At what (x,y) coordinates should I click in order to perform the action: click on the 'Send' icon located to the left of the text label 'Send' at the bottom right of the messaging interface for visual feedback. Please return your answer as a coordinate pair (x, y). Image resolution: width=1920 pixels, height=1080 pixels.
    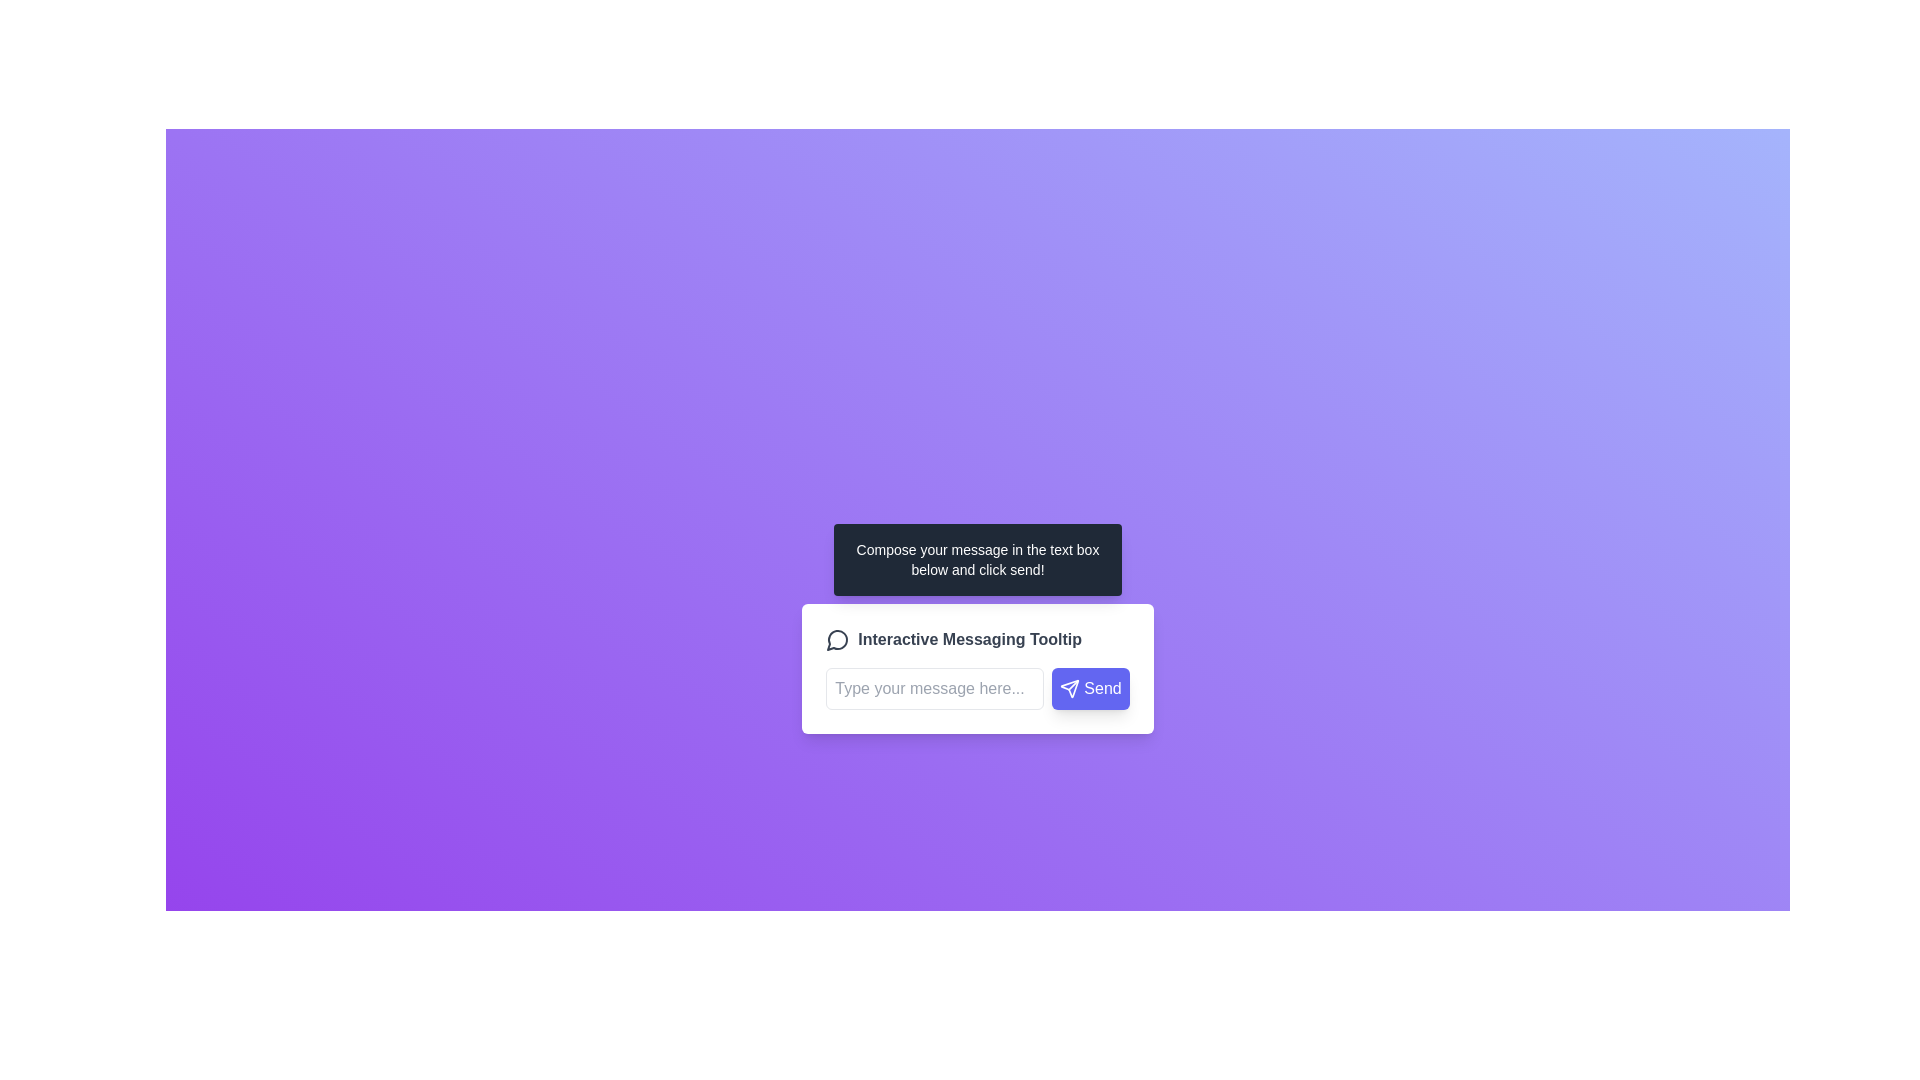
    Looking at the image, I should click on (1069, 688).